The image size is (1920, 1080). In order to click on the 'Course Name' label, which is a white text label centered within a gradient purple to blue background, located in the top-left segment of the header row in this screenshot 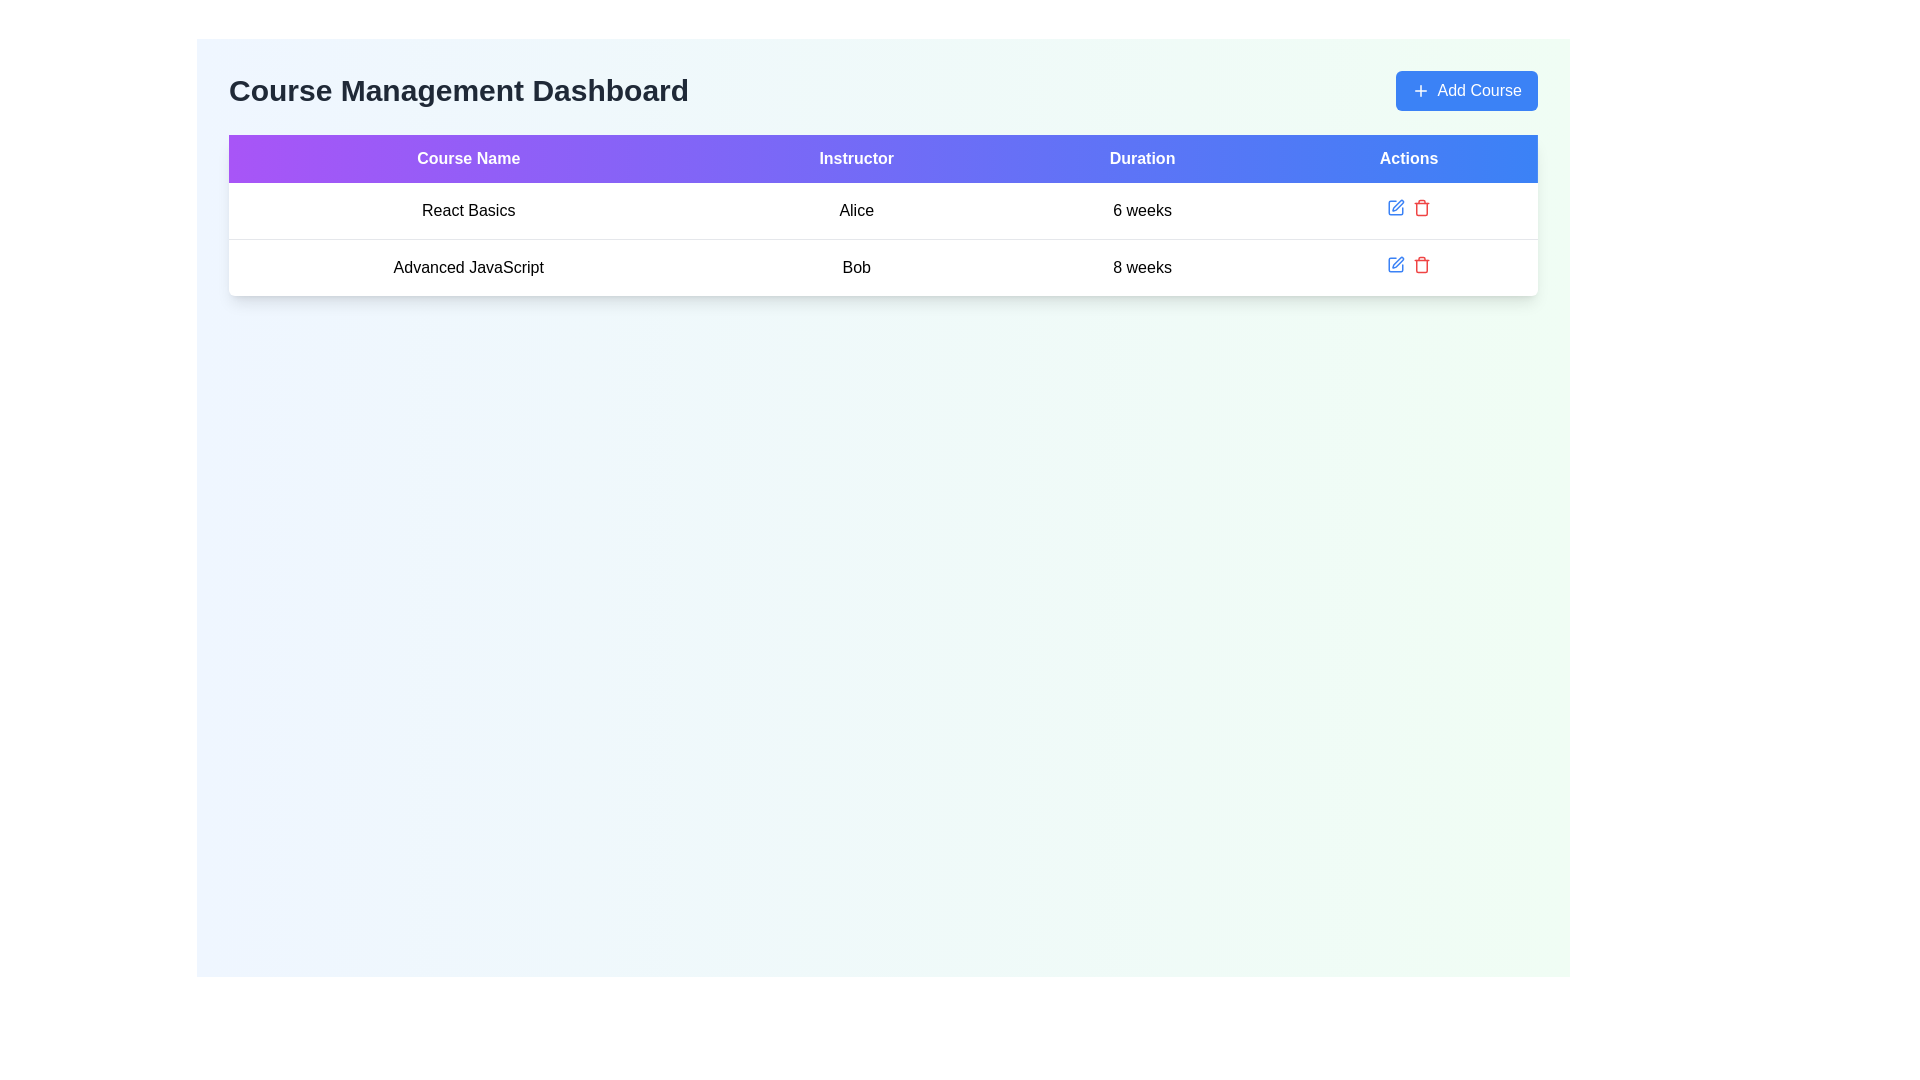, I will do `click(467, 157)`.